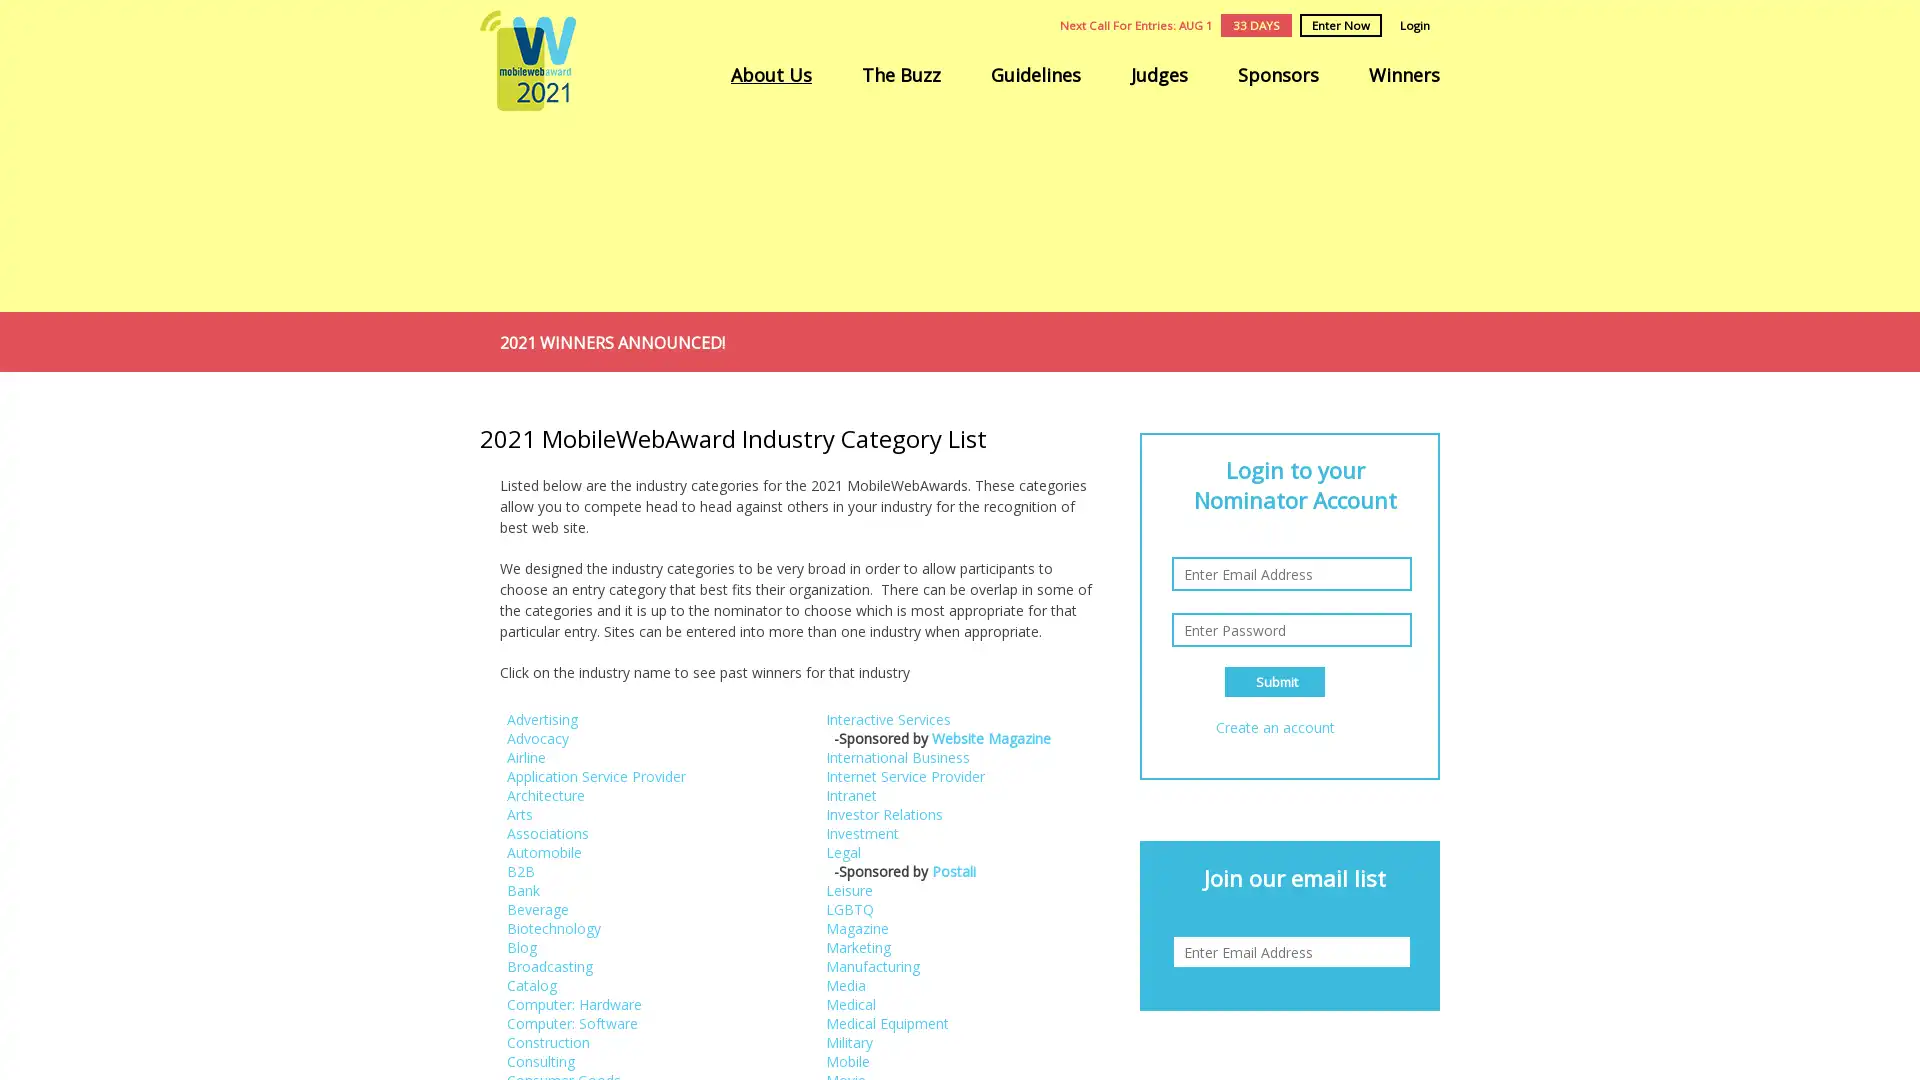  Describe the element at coordinates (1274, 681) in the screenshot. I see `Submit` at that location.